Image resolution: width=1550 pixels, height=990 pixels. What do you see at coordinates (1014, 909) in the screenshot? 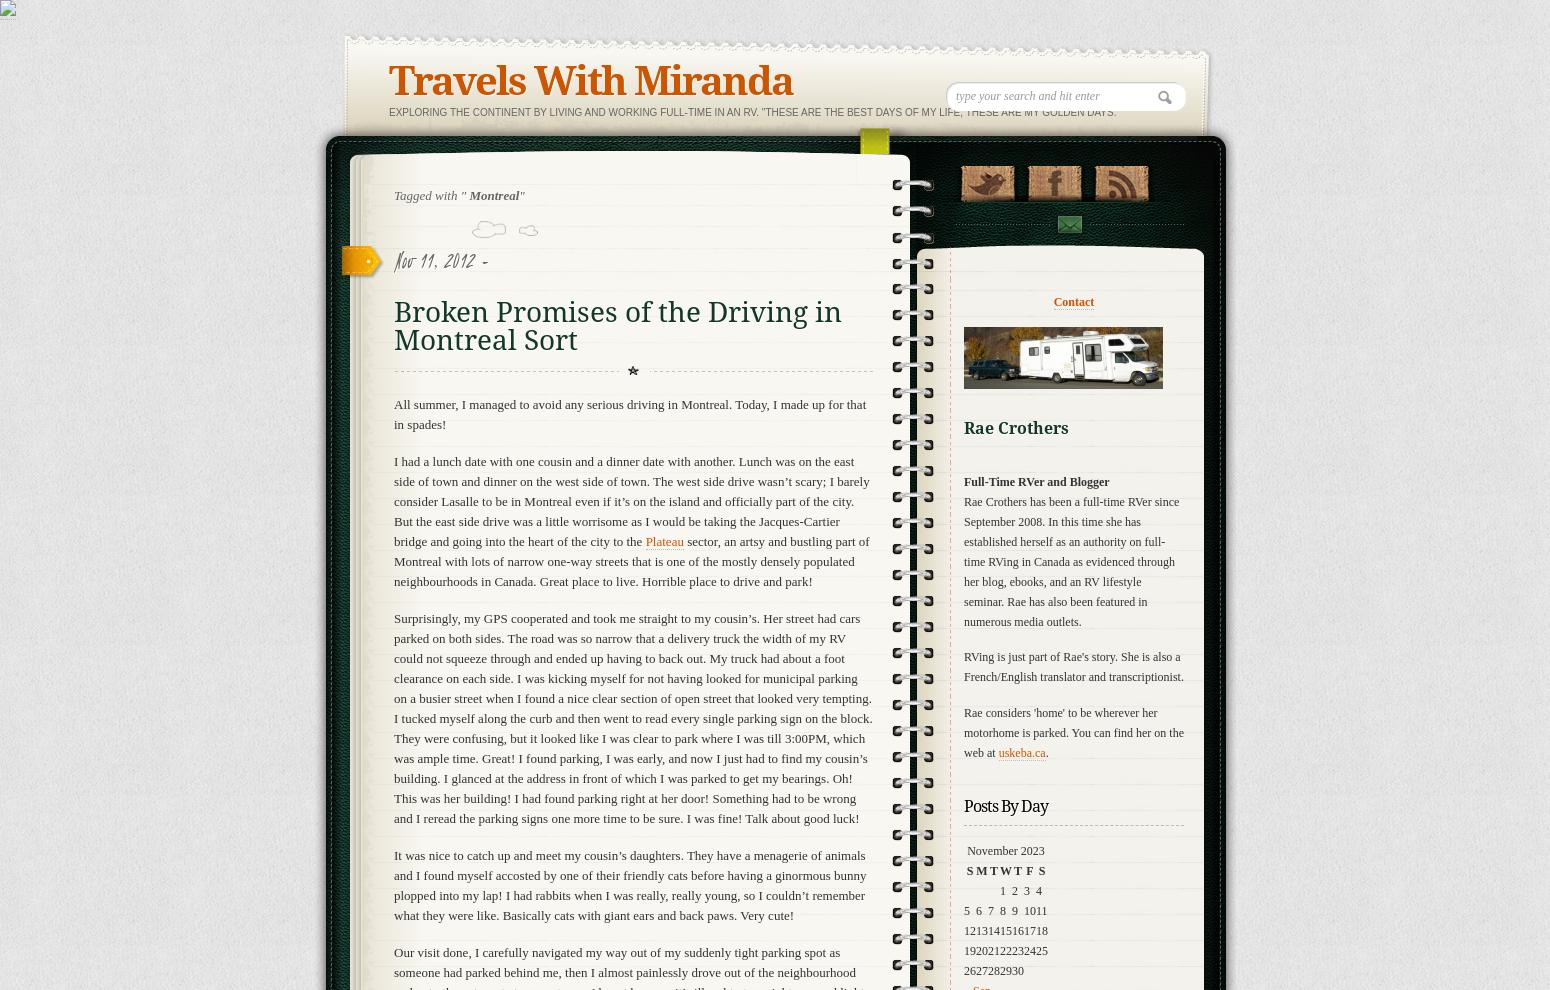
I see `'9'` at bounding box center [1014, 909].